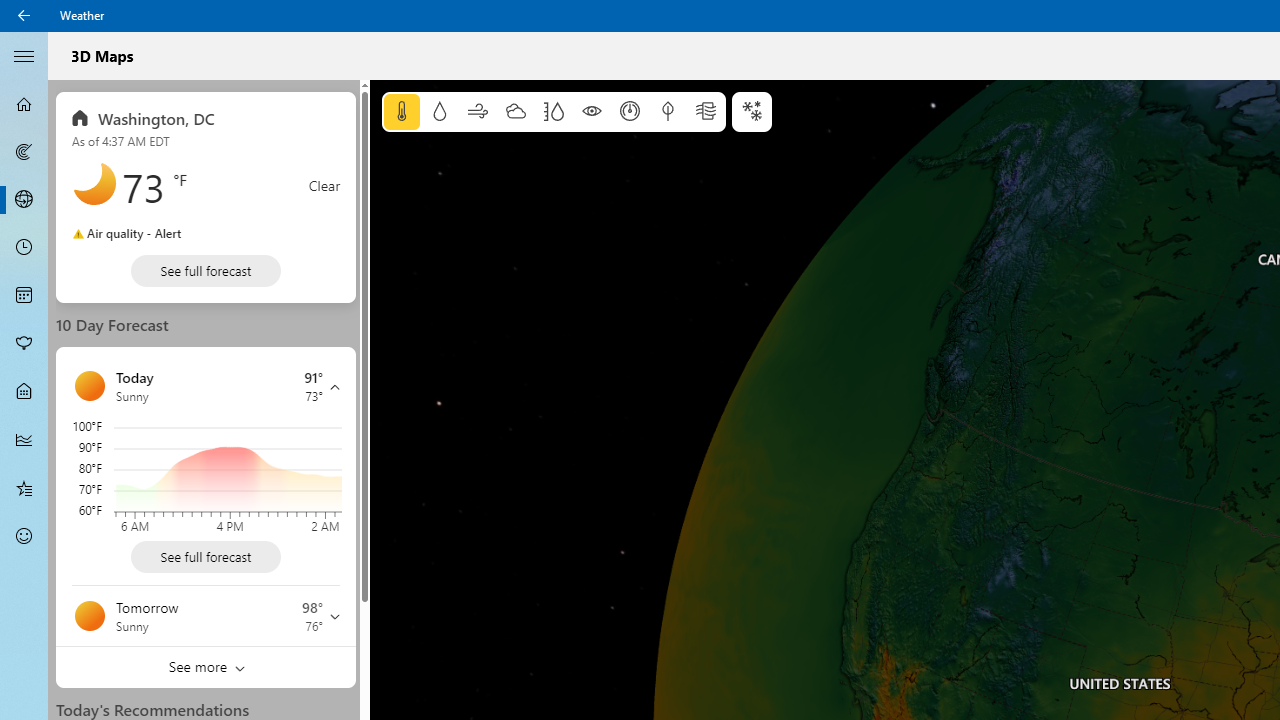 Image resolution: width=1280 pixels, height=720 pixels. I want to click on 'Monthly Forecast - Not Selected', so click(24, 295).